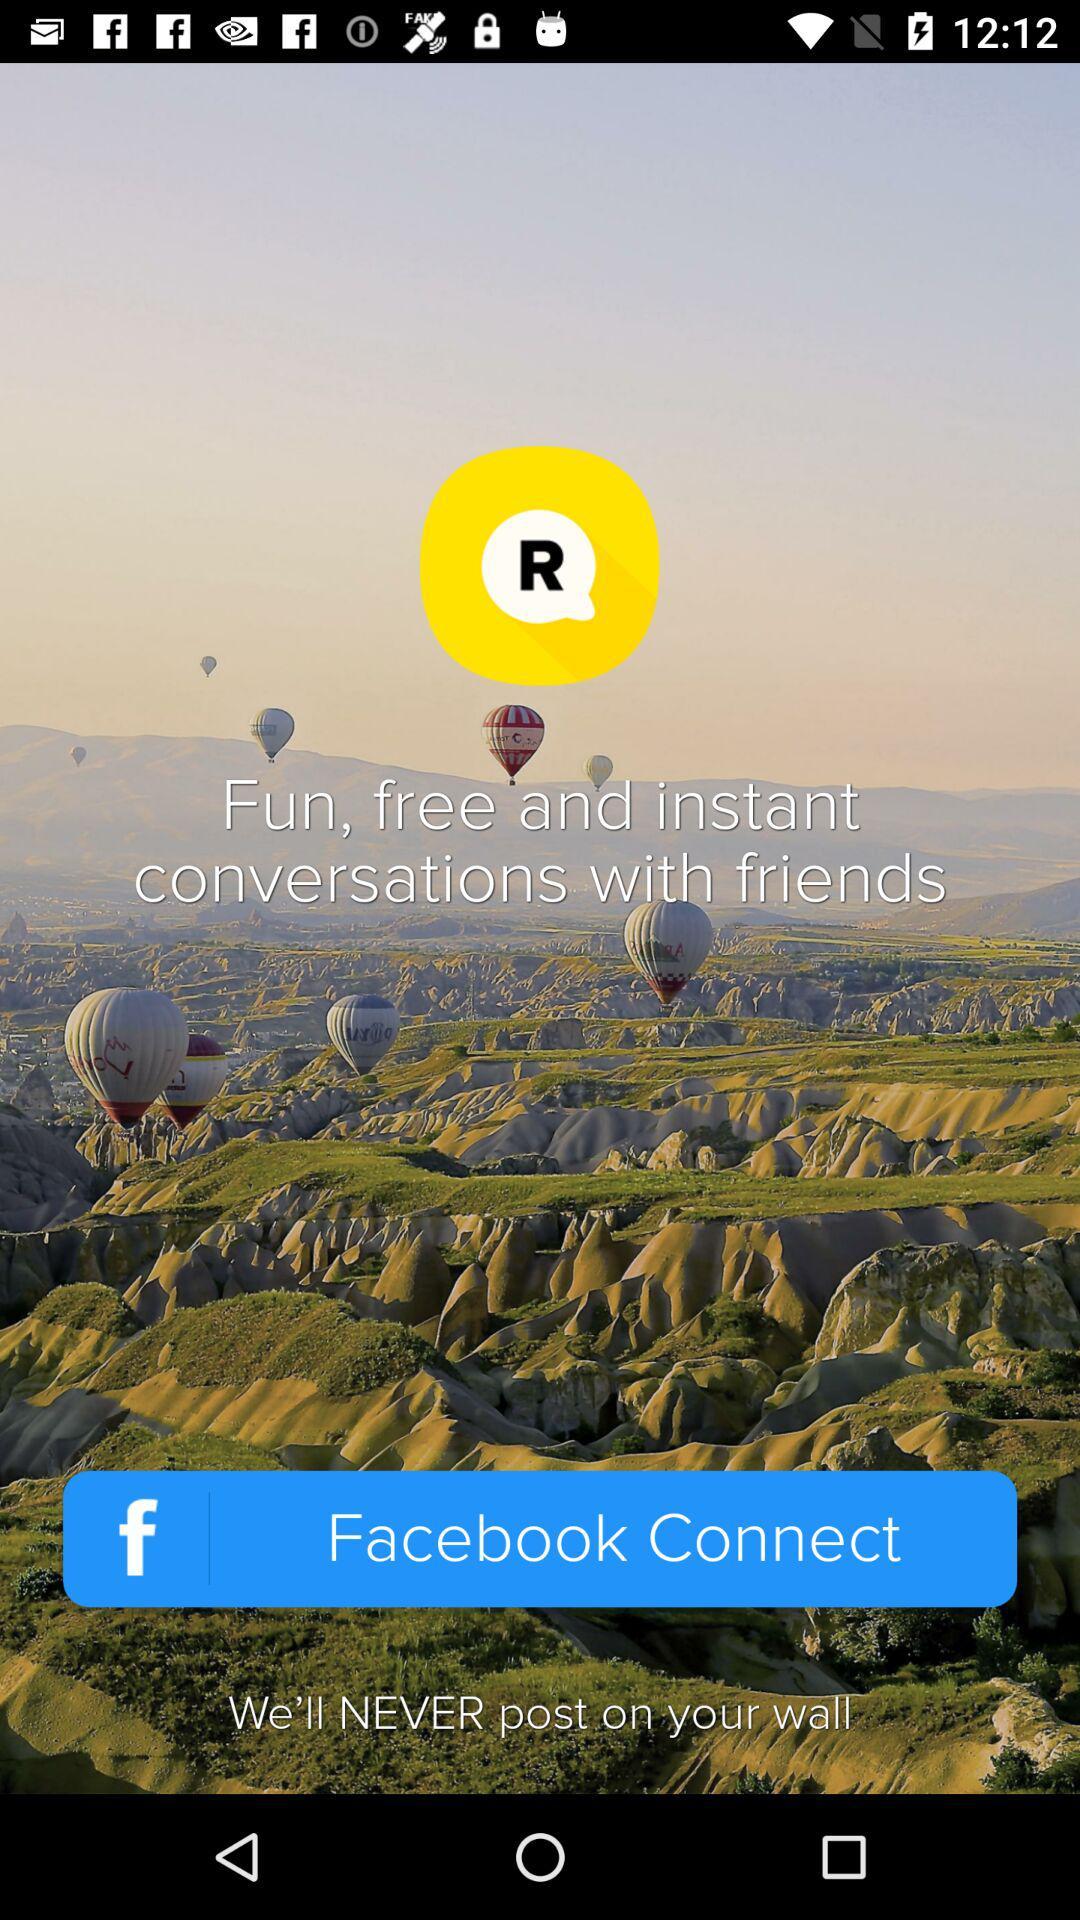  What do you see at coordinates (540, 1538) in the screenshot?
I see `facebook connect` at bounding box center [540, 1538].